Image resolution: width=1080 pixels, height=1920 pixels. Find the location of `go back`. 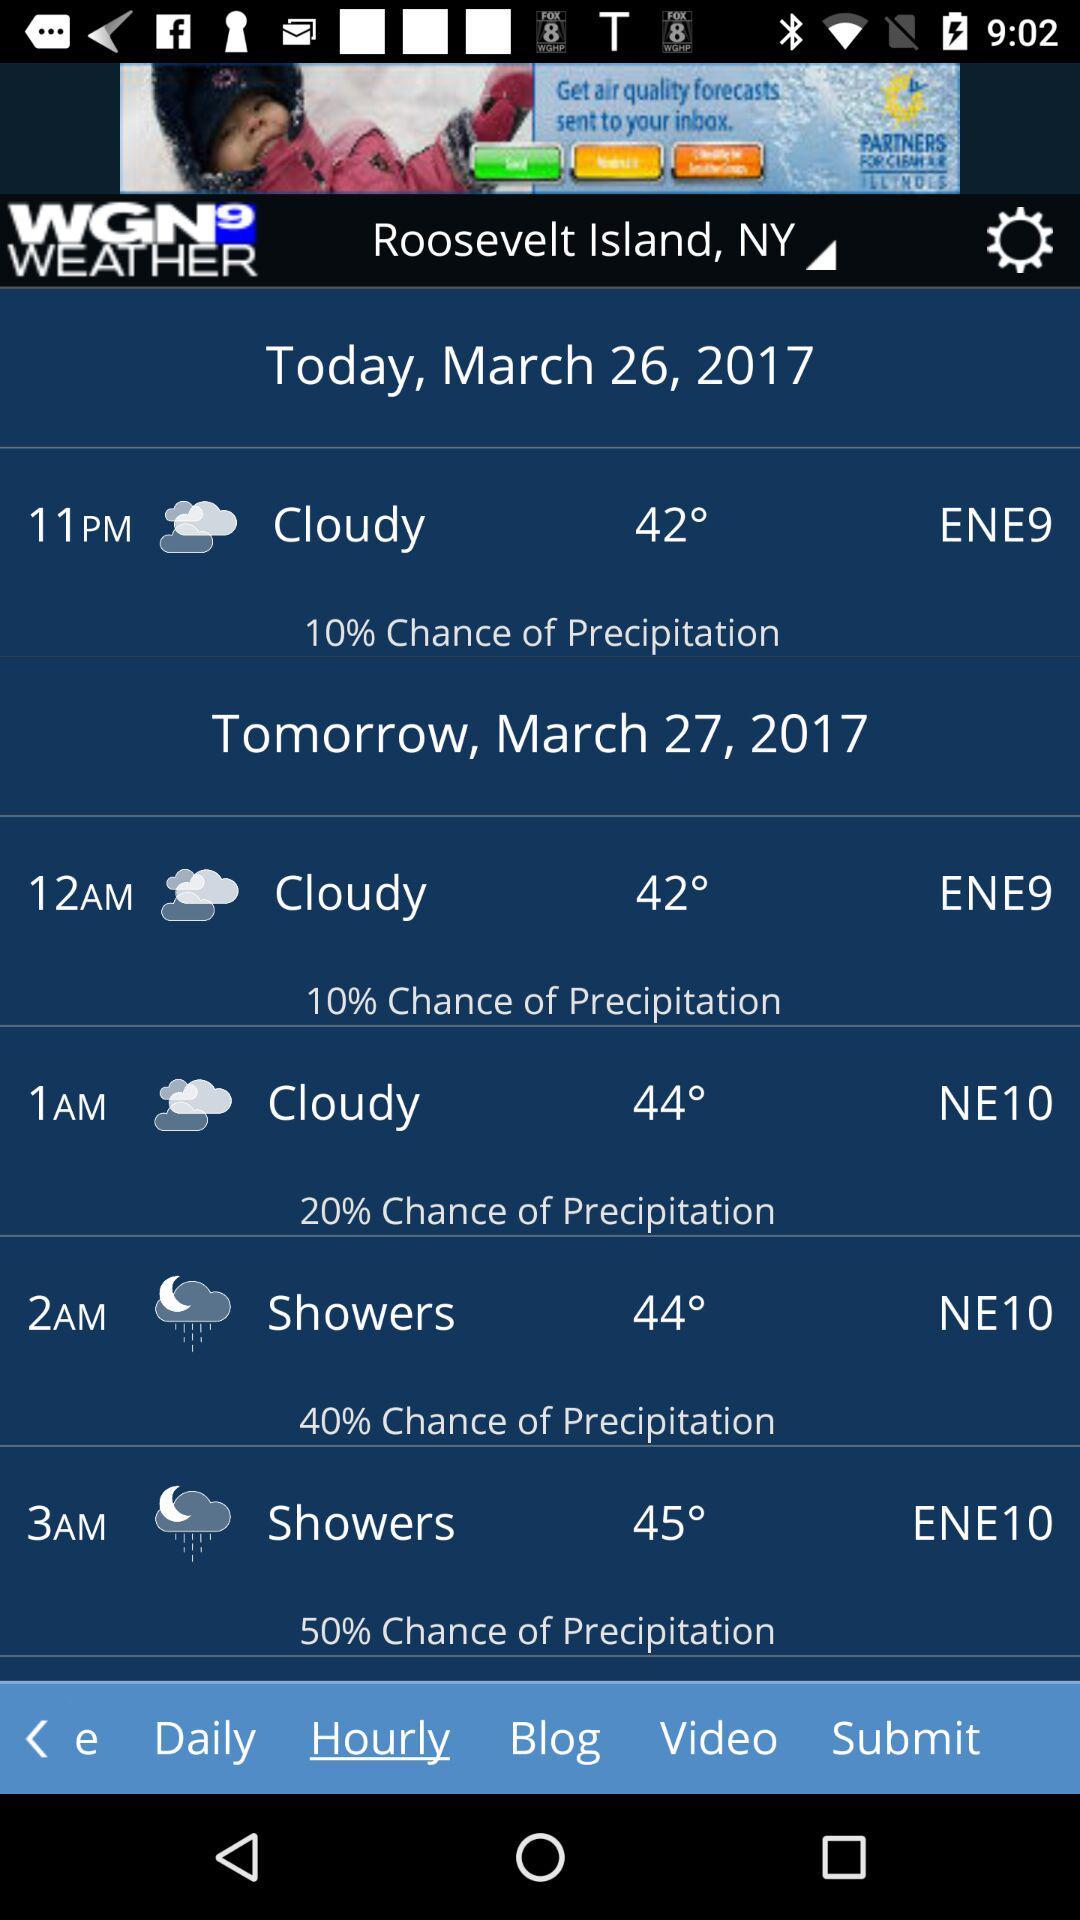

go back is located at coordinates (131, 240).